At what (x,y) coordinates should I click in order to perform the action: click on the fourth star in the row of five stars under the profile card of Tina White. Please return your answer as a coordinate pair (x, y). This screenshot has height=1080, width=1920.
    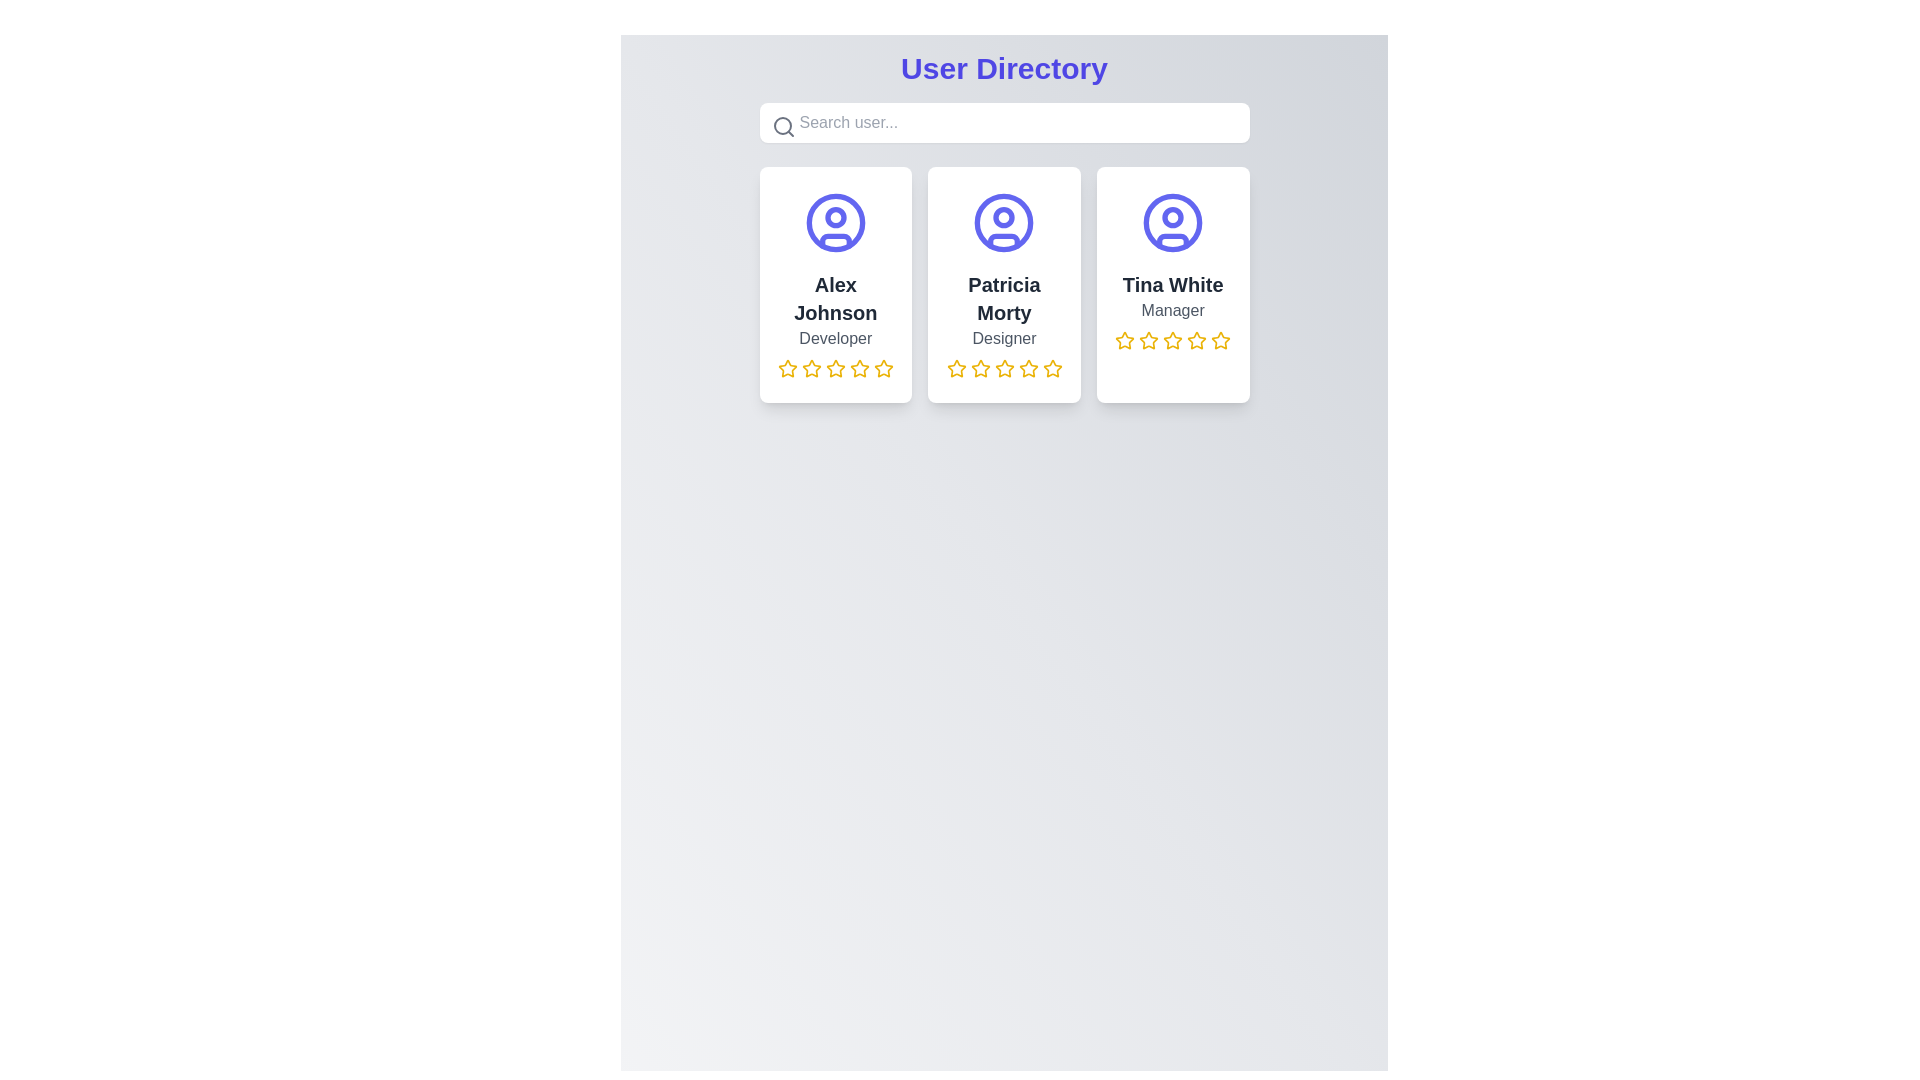
    Looking at the image, I should click on (1173, 339).